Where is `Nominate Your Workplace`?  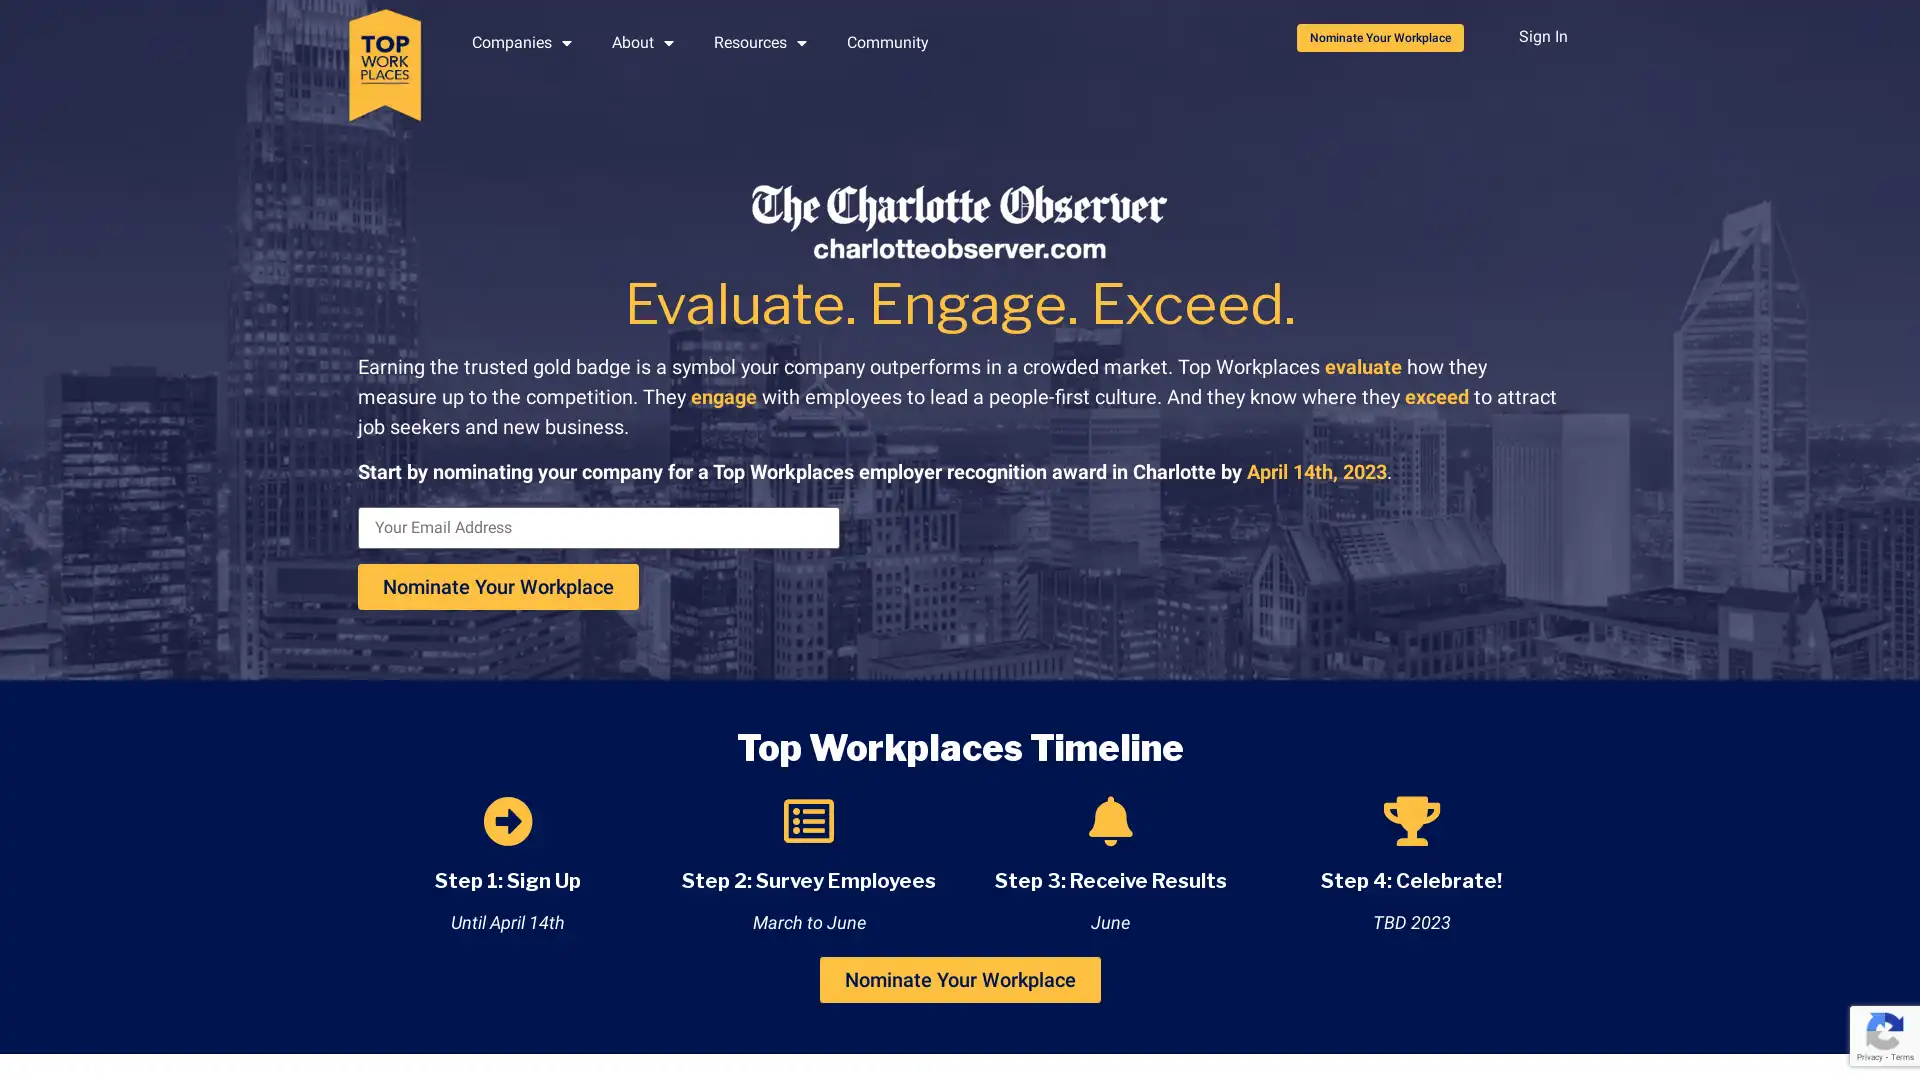 Nominate Your Workplace is located at coordinates (958, 978).